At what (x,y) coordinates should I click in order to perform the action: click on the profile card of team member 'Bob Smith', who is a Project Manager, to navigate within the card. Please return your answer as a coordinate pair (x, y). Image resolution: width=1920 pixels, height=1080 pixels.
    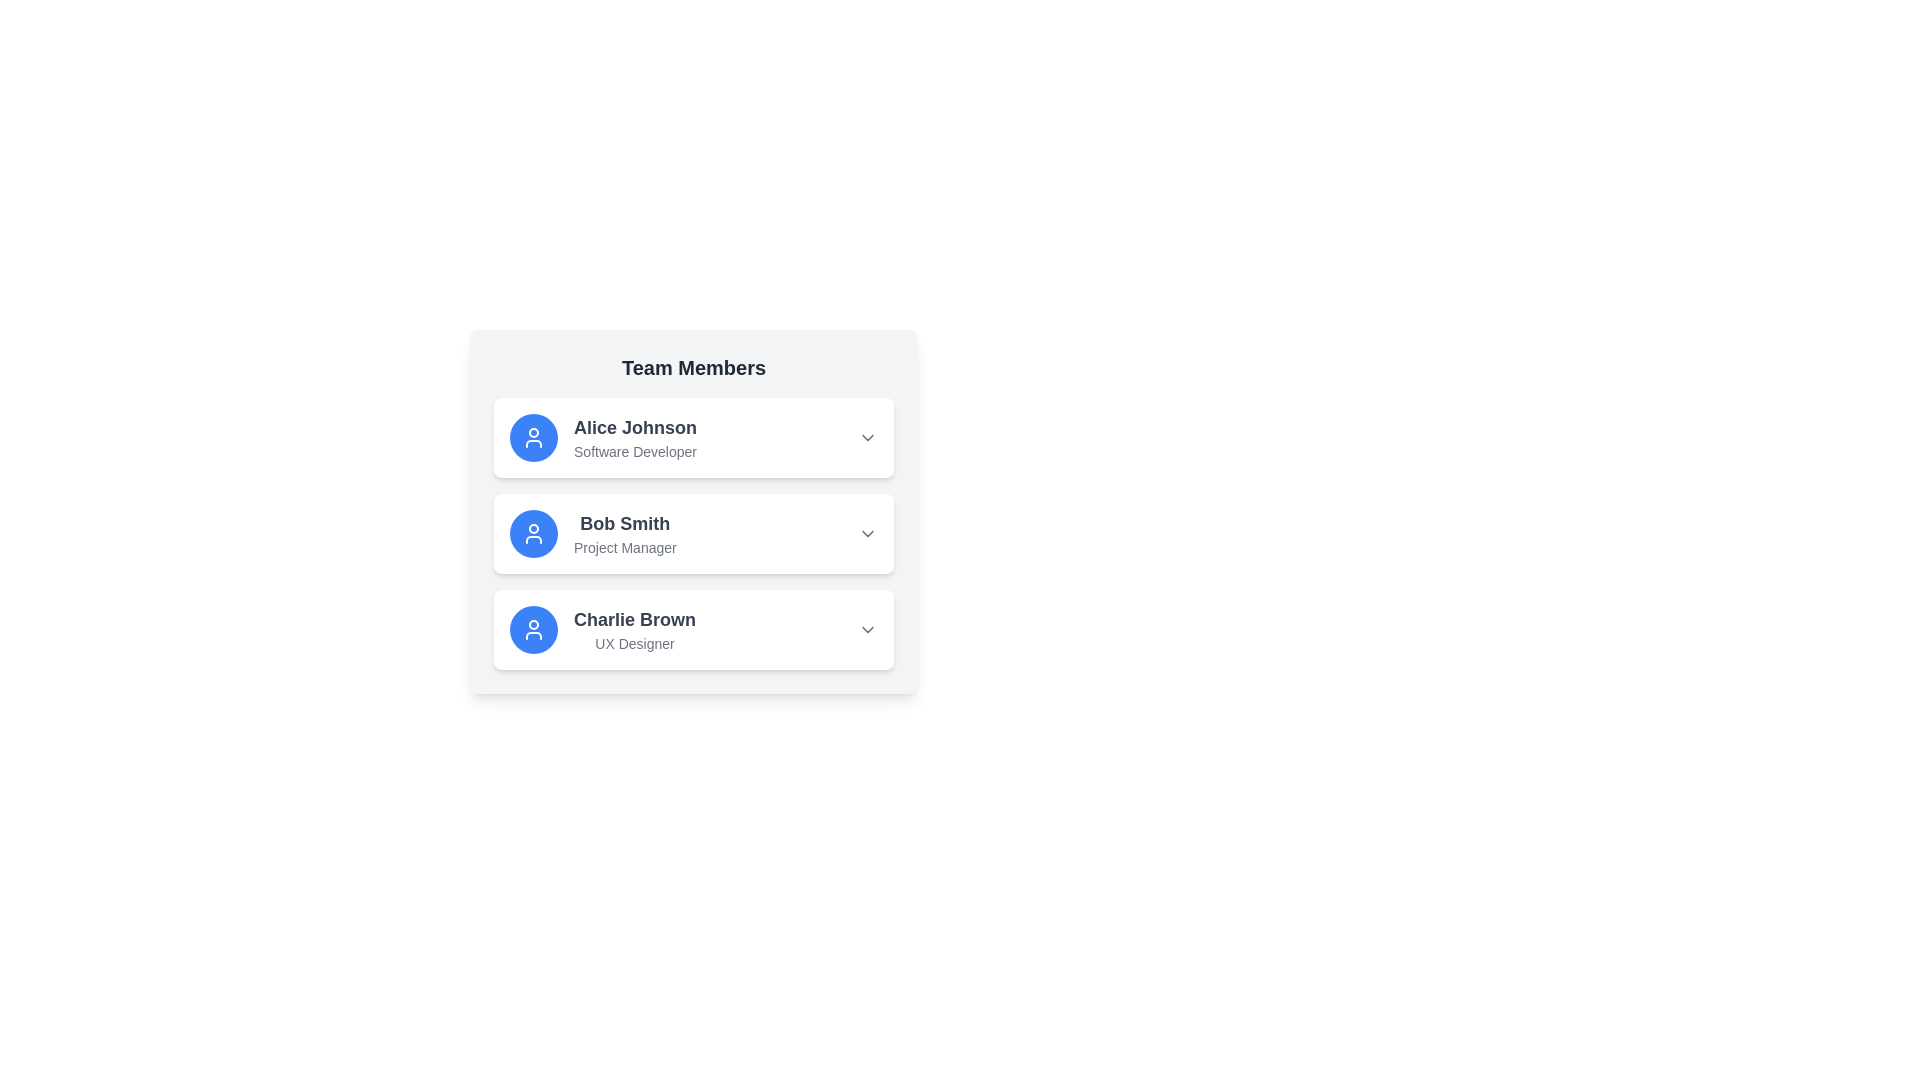
    Looking at the image, I should click on (694, 532).